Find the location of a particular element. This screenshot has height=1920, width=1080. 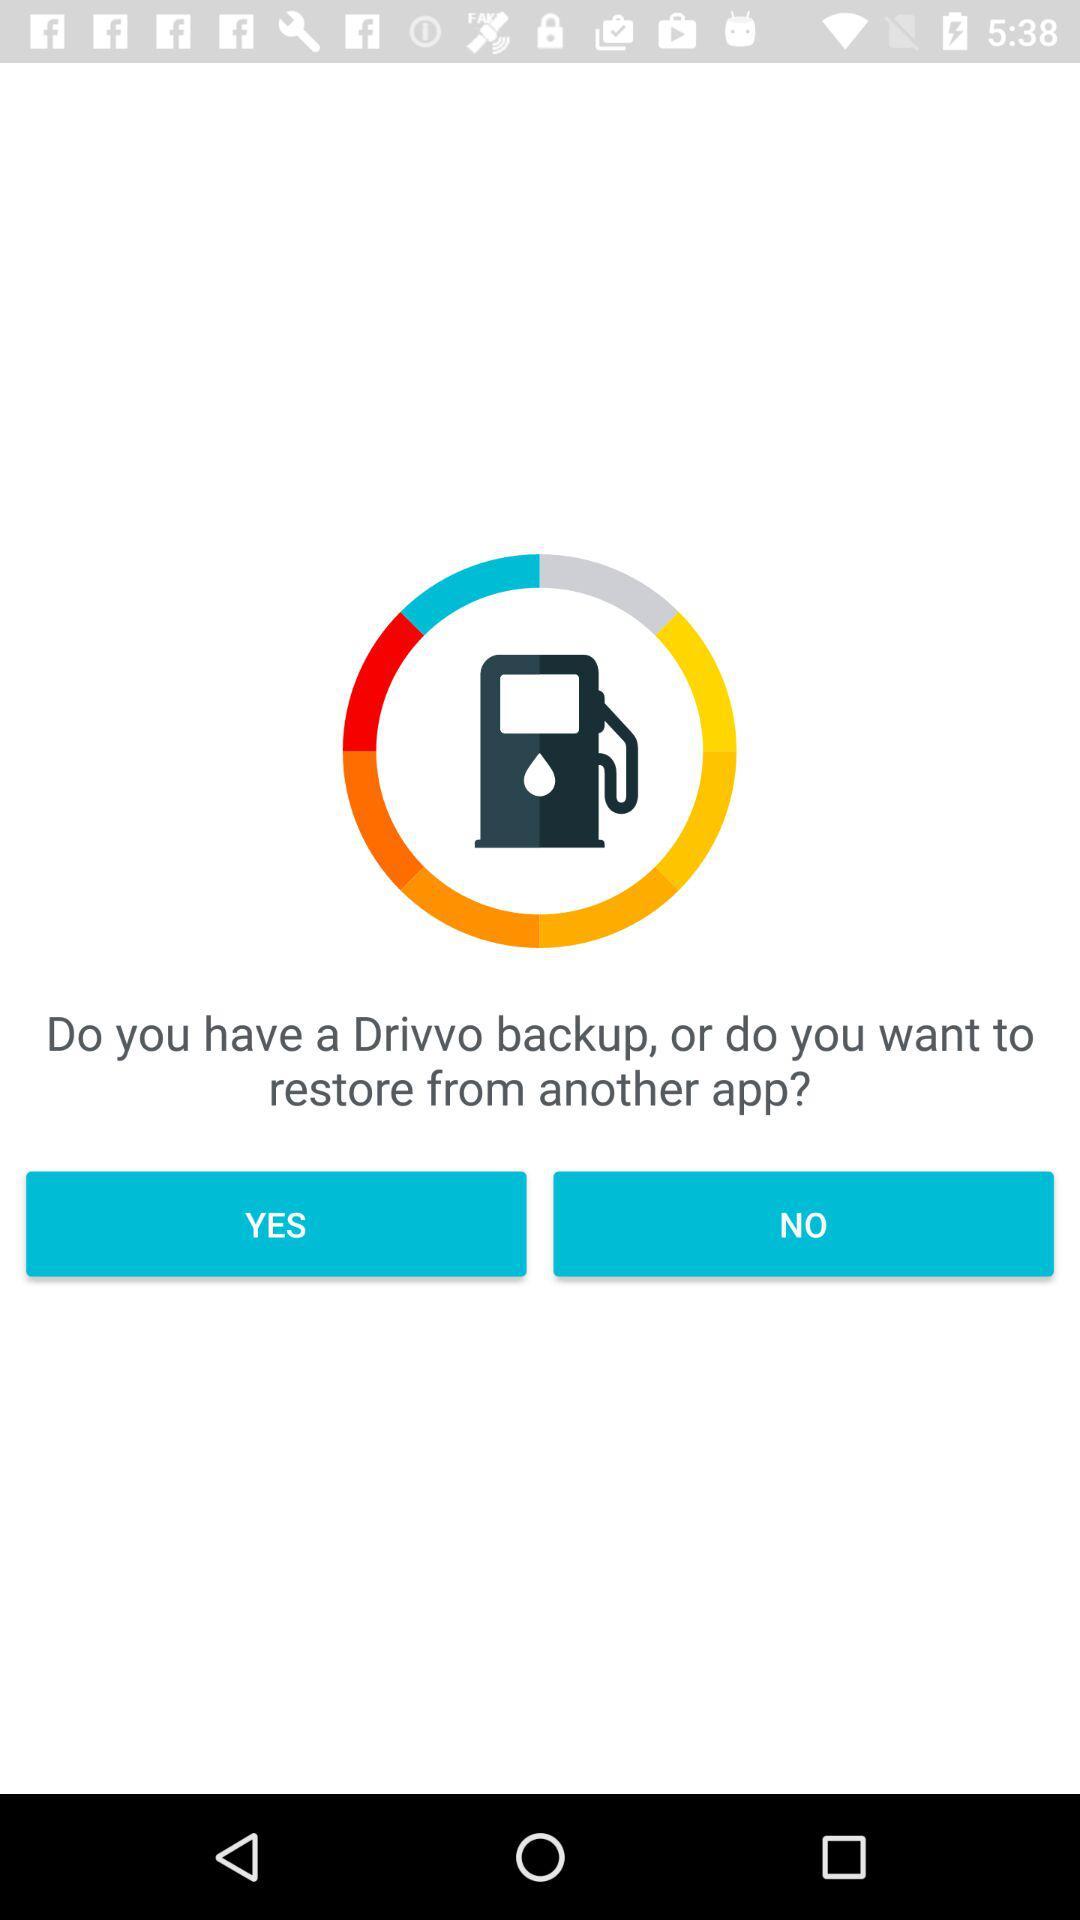

icon next to no icon is located at coordinates (276, 1223).